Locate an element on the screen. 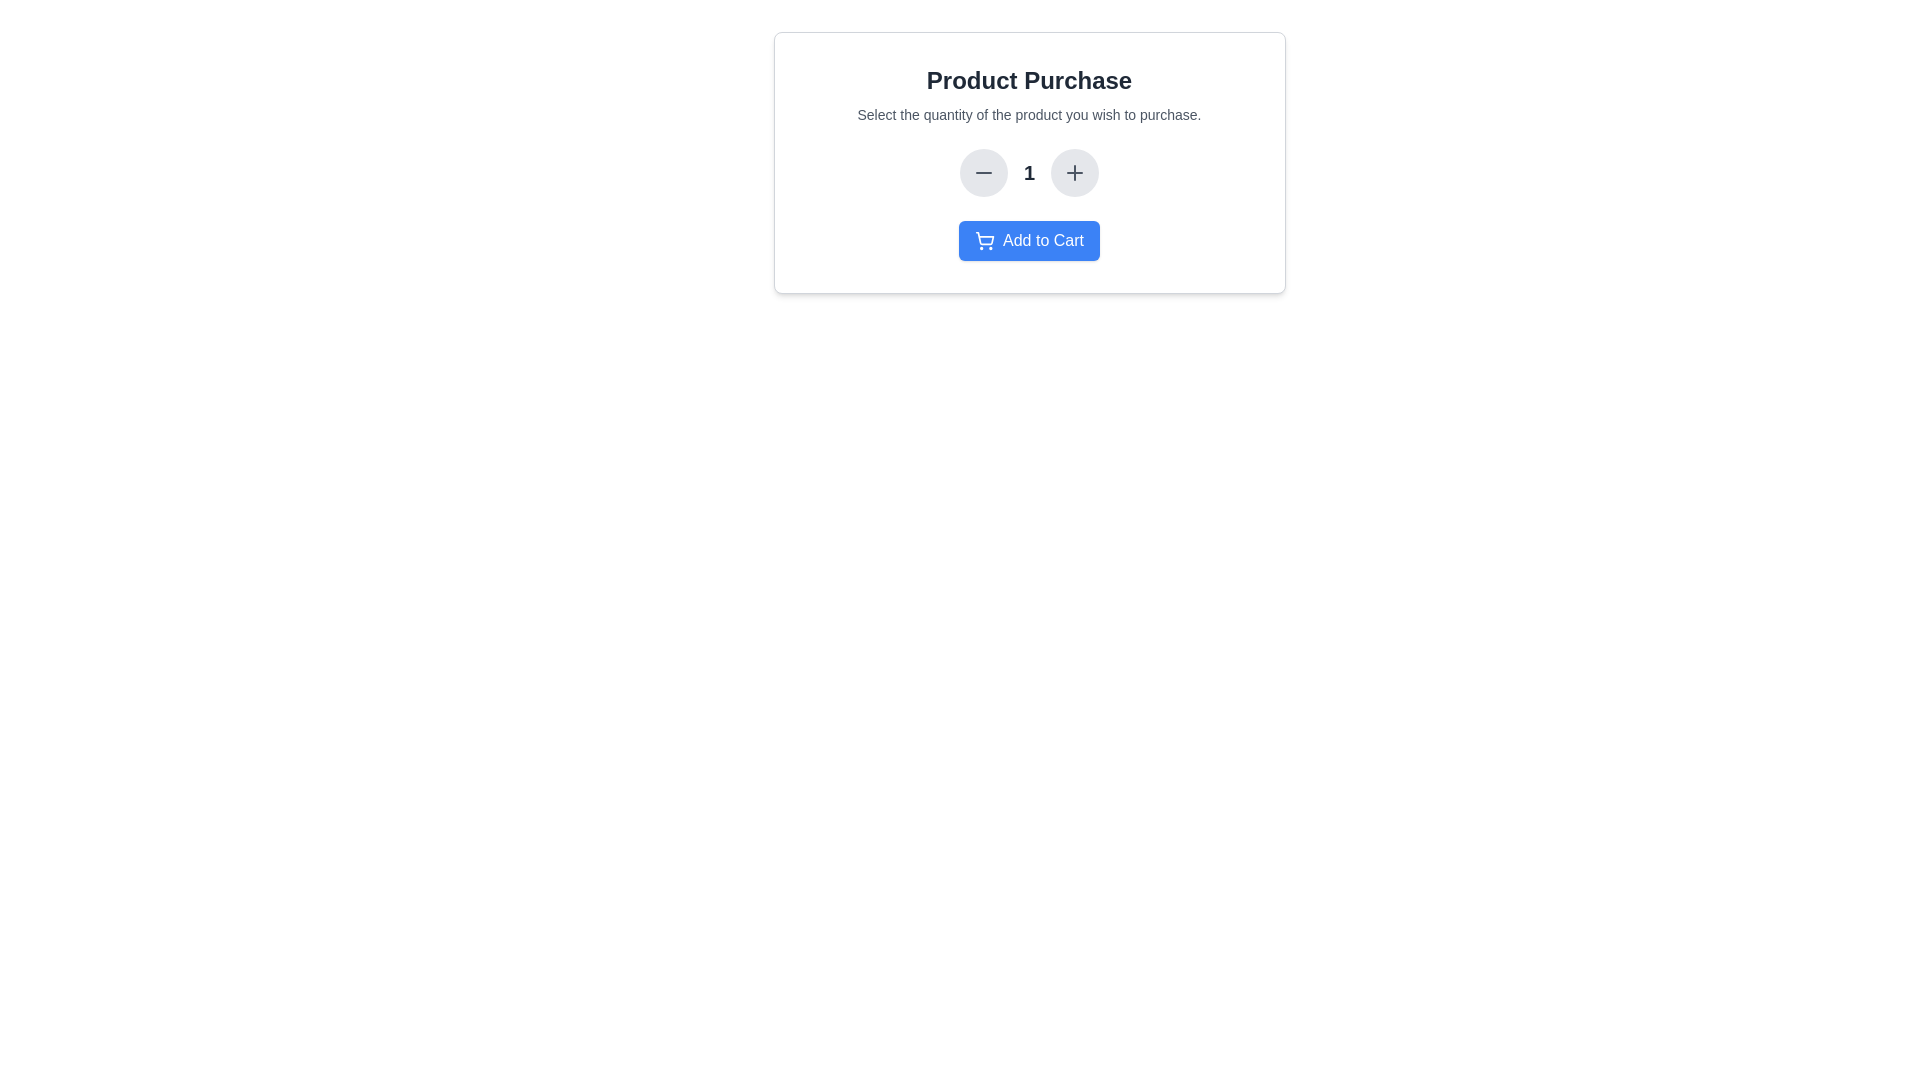  the leftmost circular button with a gray background and a minus sign icon to decrease the quantity is located at coordinates (983, 172).